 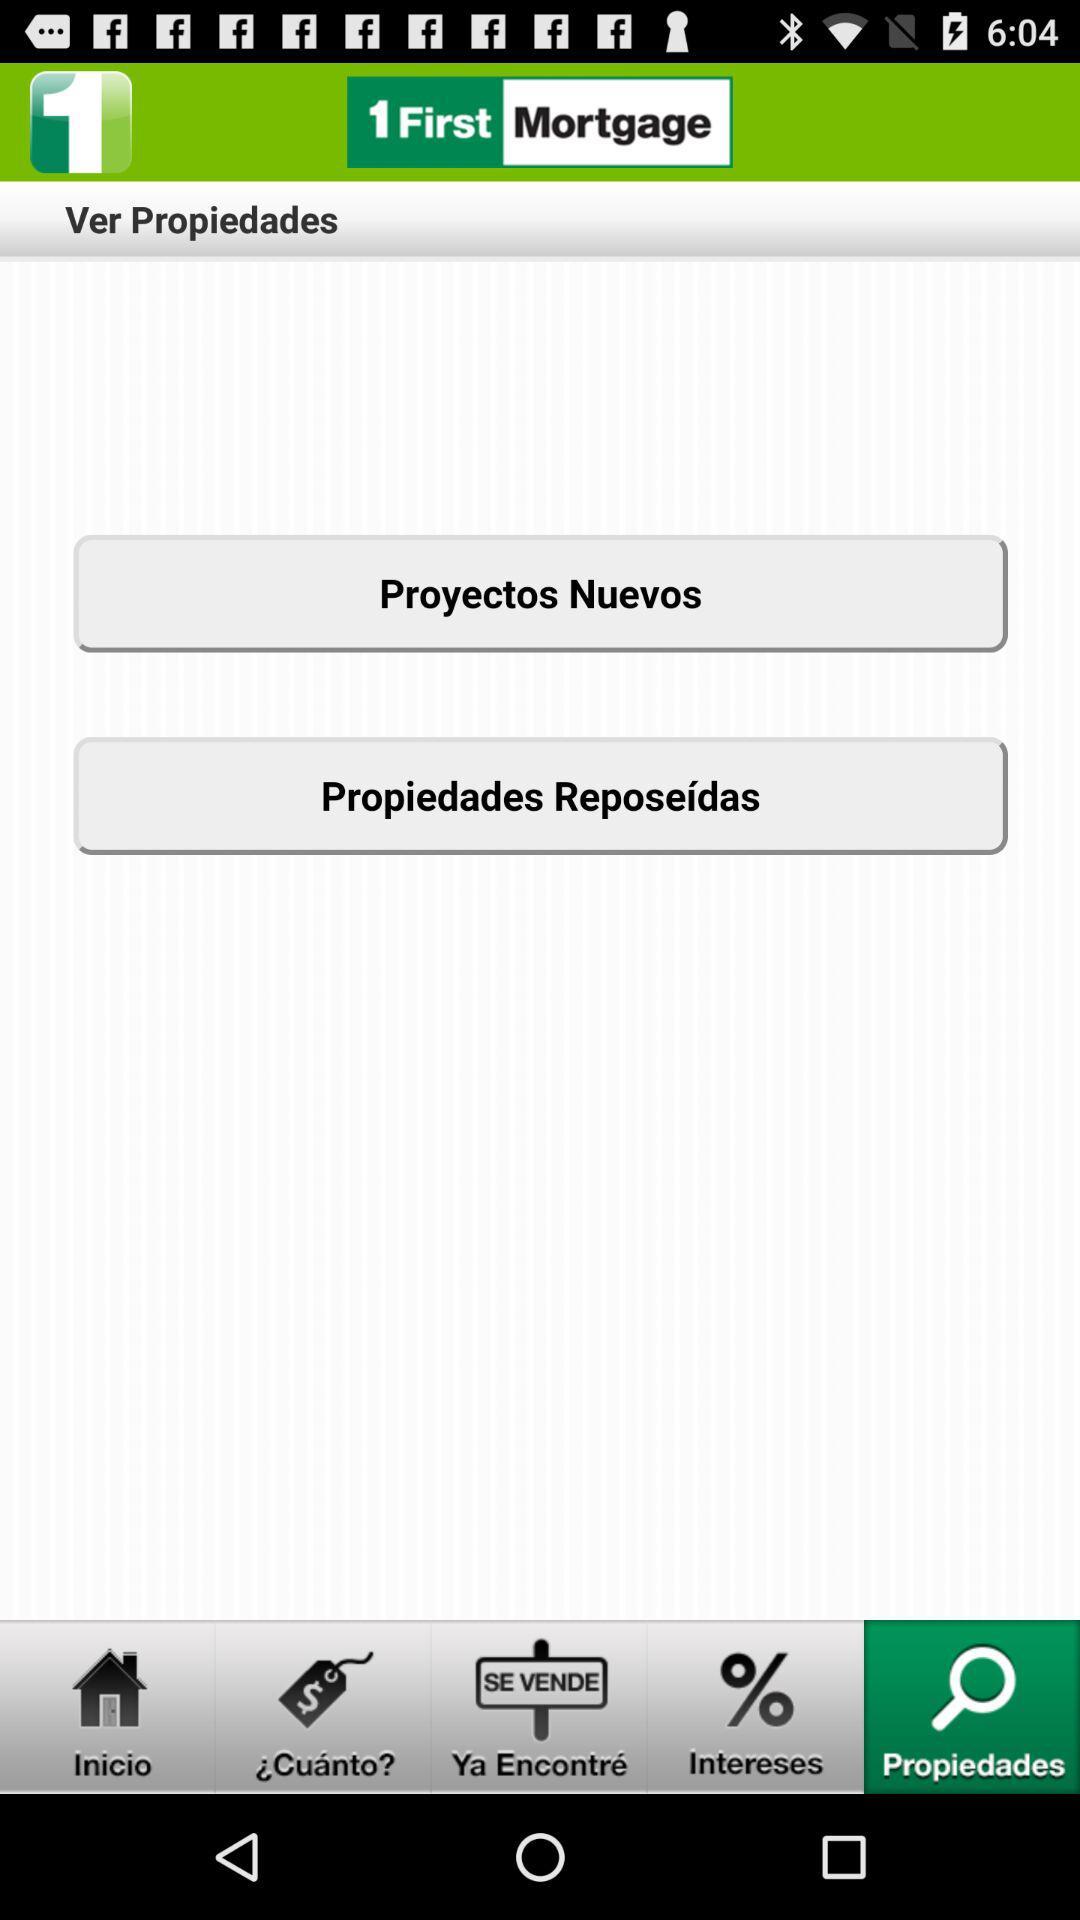 I want to click on the home icon, so click(x=108, y=1826).